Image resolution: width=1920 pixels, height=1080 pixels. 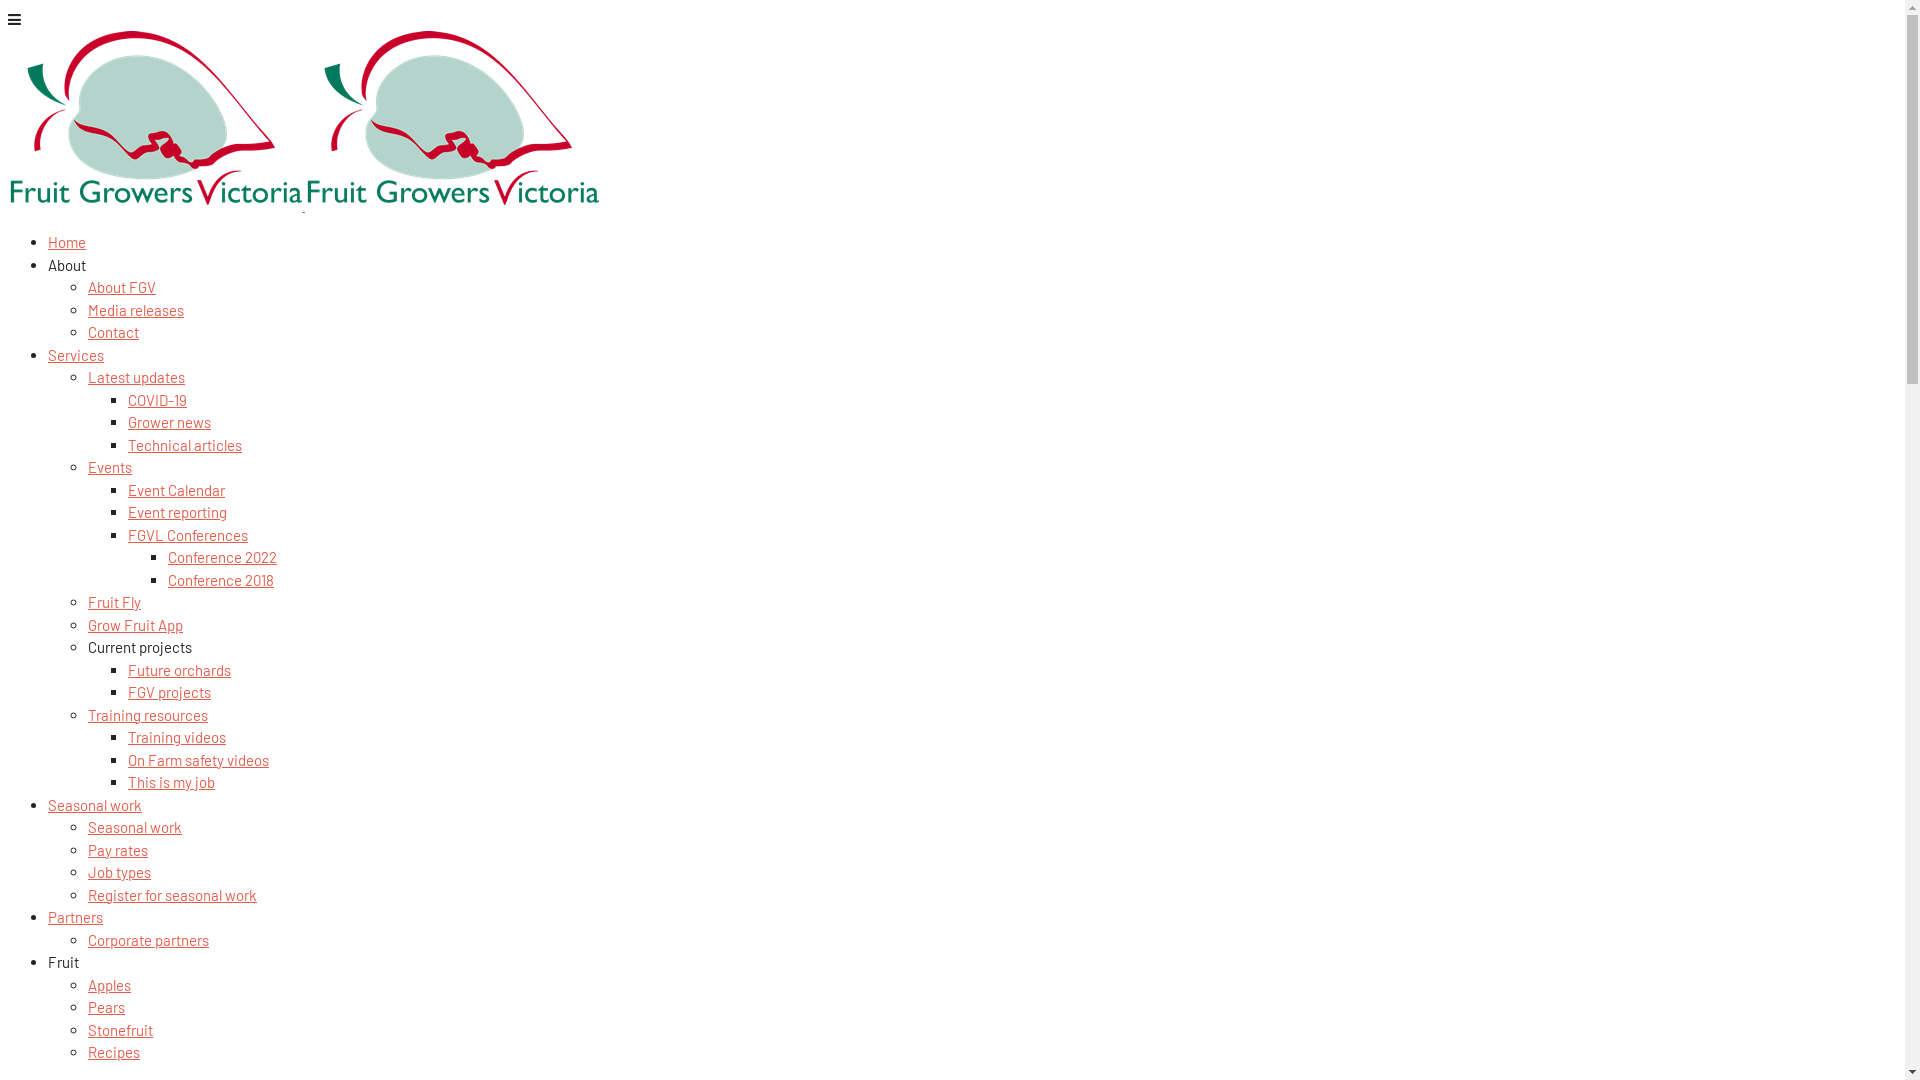 I want to click on 'Conference 2022', so click(x=222, y=556).